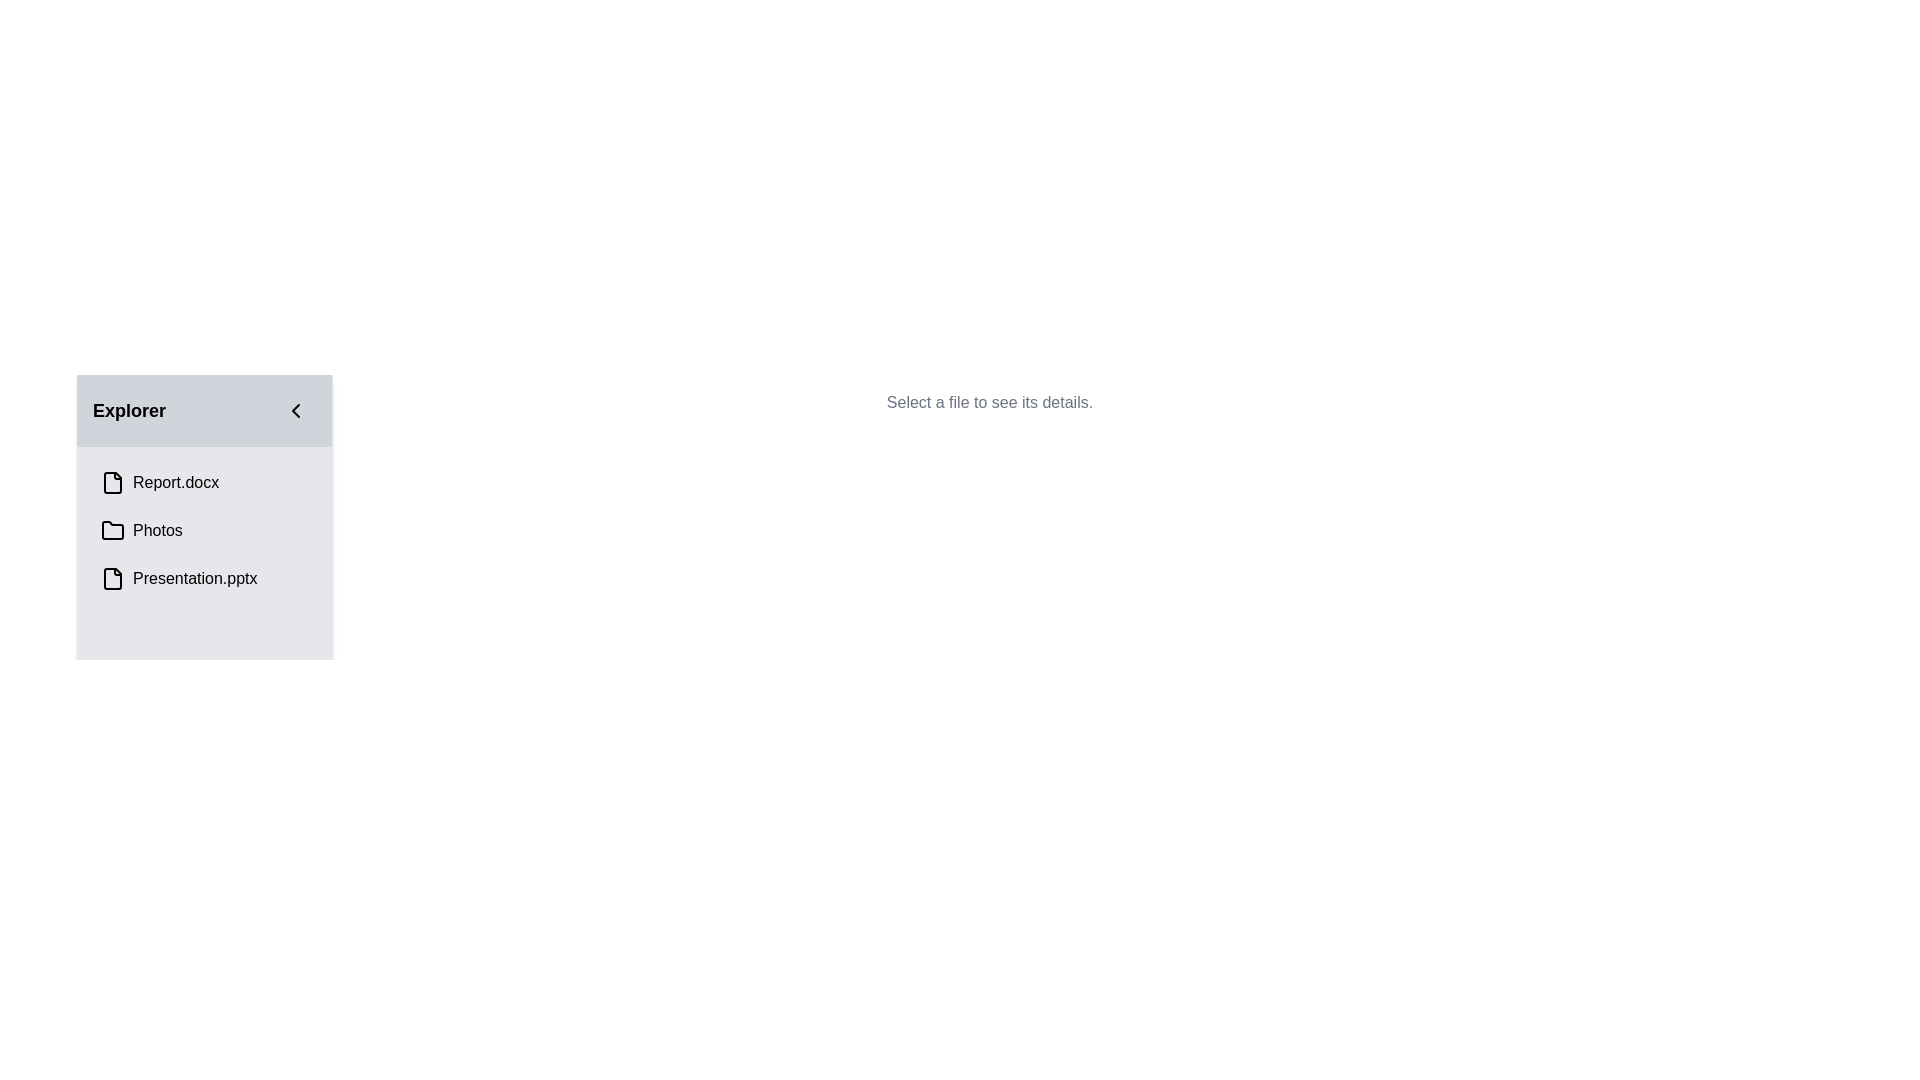 This screenshot has height=1080, width=1920. I want to click on the text label displaying 'Report.docx' located in the left-hand sidebar under the 'Explorer' heading, so click(176, 482).